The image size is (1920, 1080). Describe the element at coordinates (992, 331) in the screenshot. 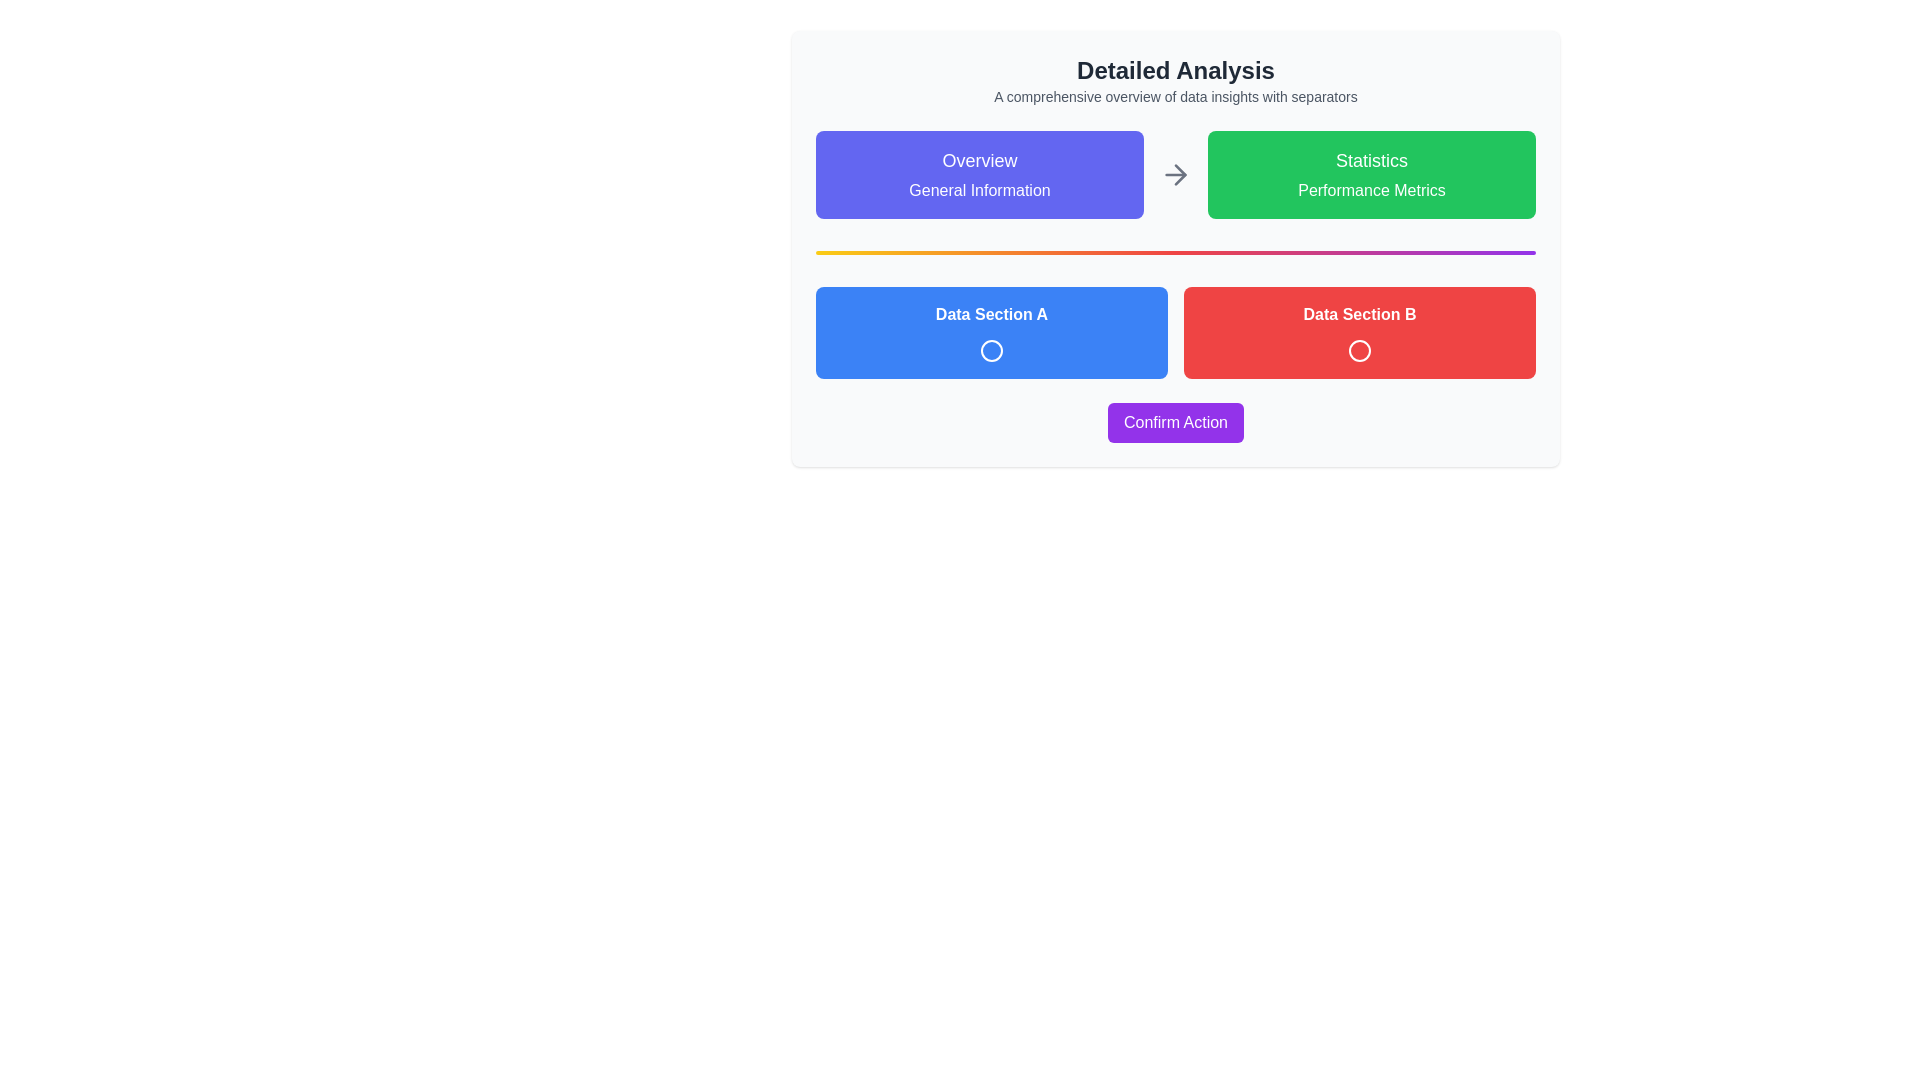

I see `the navigational button labeled 'Data Section A' located in the lower left quadrant of the interface` at that location.